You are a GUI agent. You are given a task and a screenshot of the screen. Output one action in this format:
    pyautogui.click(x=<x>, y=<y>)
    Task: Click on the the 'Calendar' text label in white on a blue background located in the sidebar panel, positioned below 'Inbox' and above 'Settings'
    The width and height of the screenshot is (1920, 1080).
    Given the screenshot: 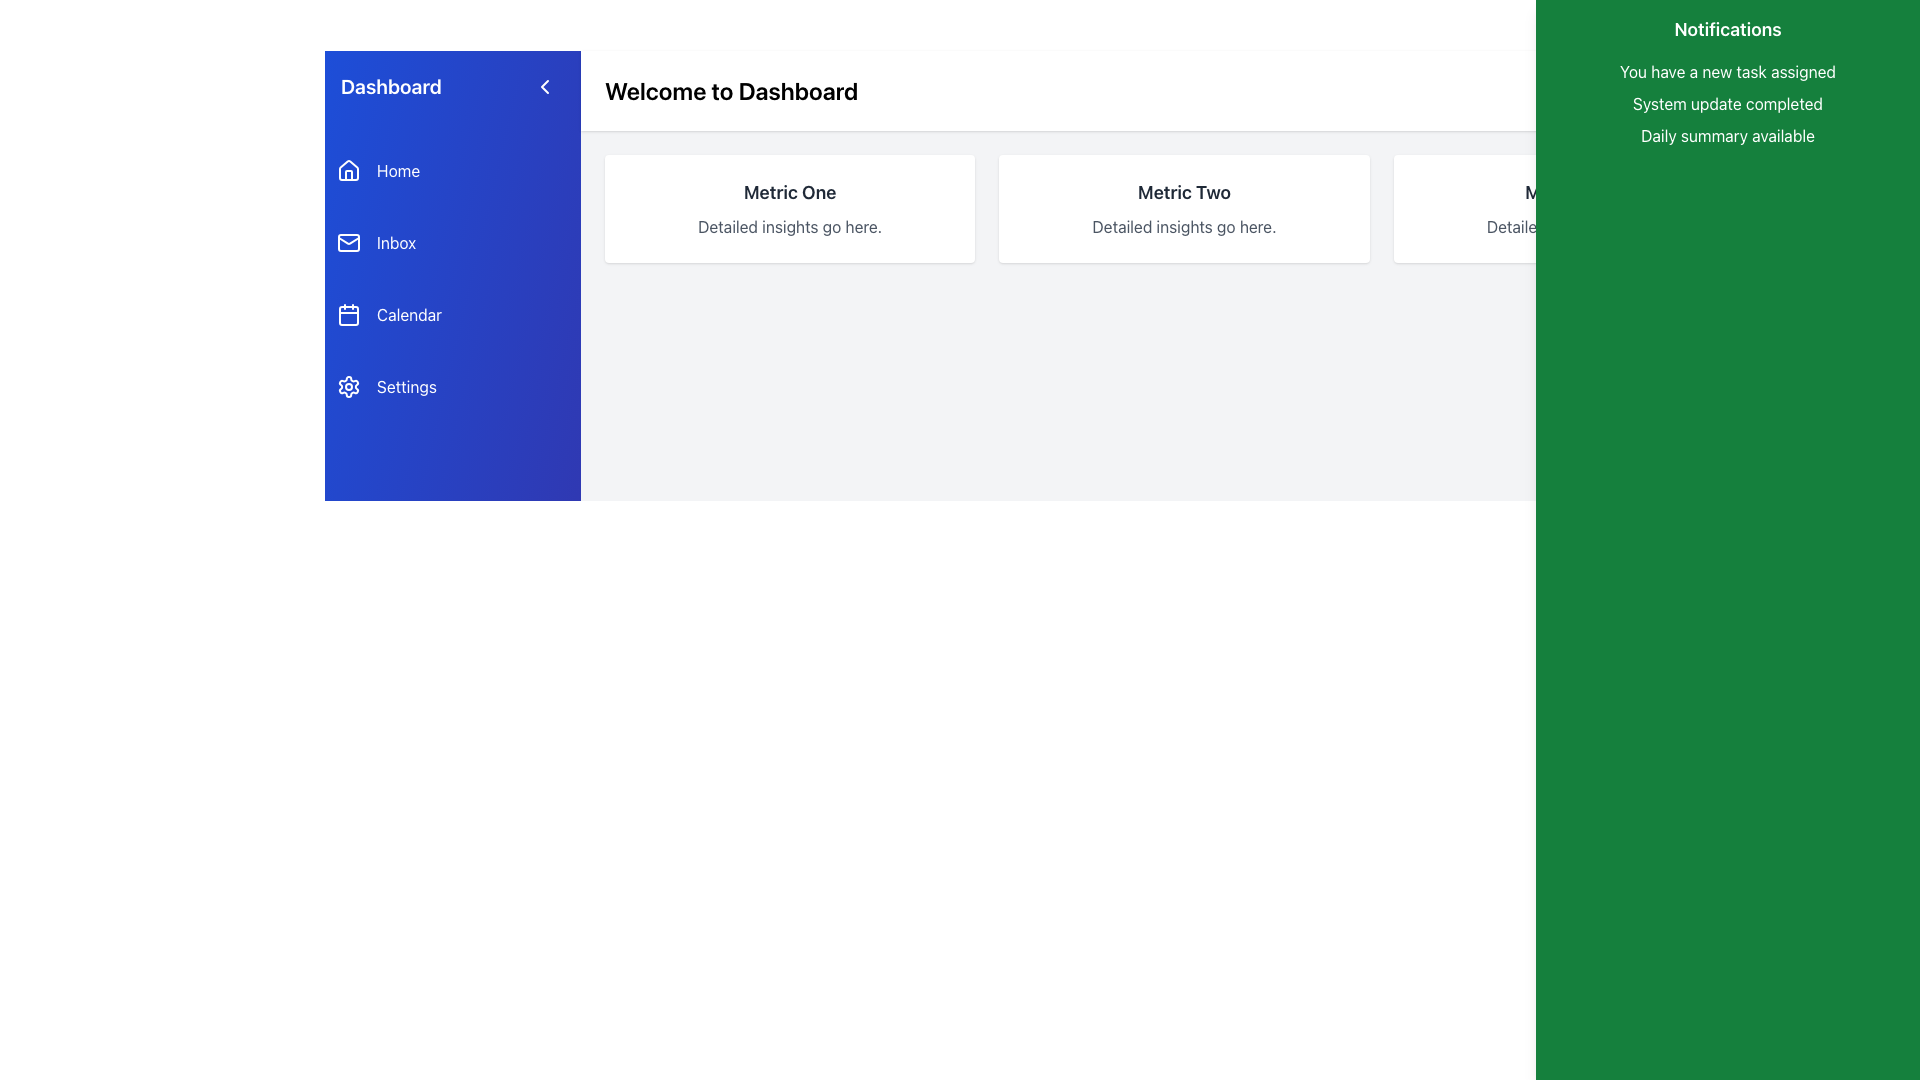 What is the action you would take?
    pyautogui.click(x=408, y=315)
    